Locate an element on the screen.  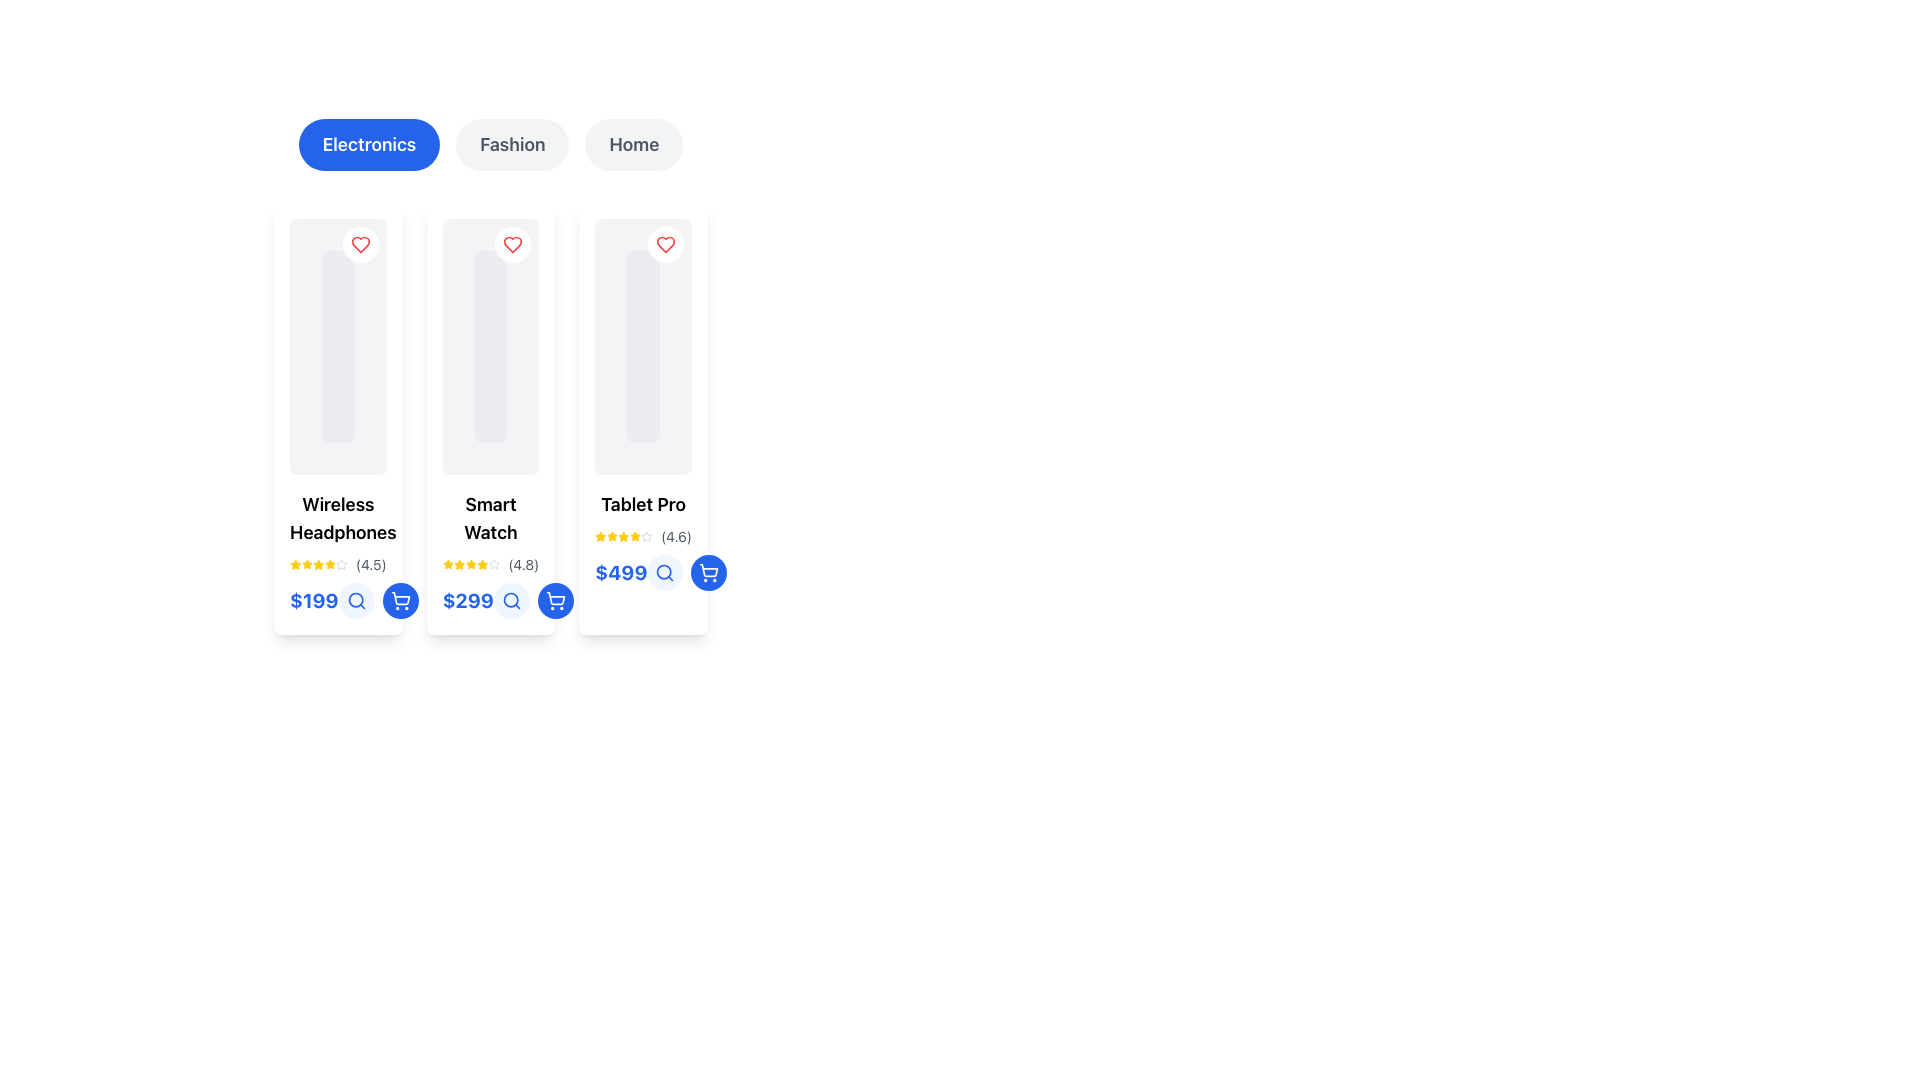
the 'Home' button, which is the third button from the left in a group of three buttons at the top of the interface is located at coordinates (633, 144).